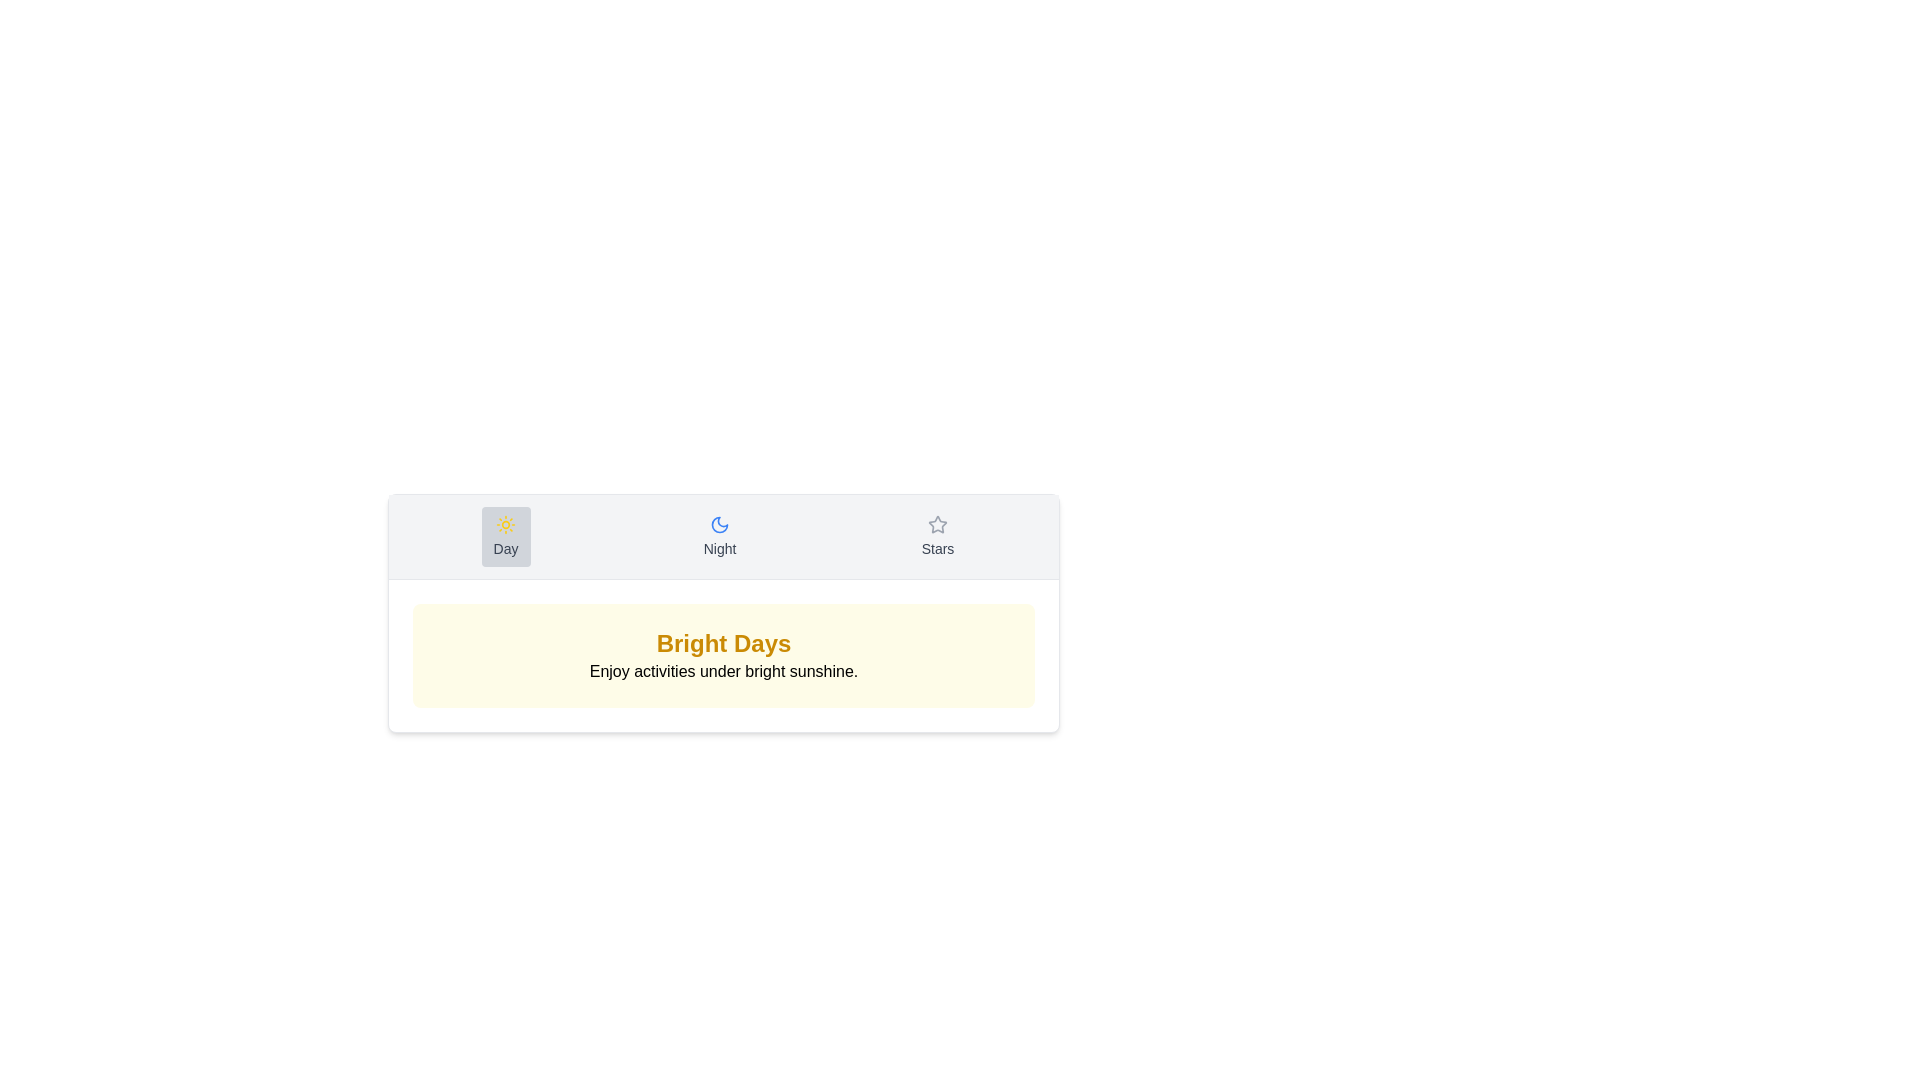  Describe the element at coordinates (937, 535) in the screenshot. I see `the tab labeled Stars` at that location.